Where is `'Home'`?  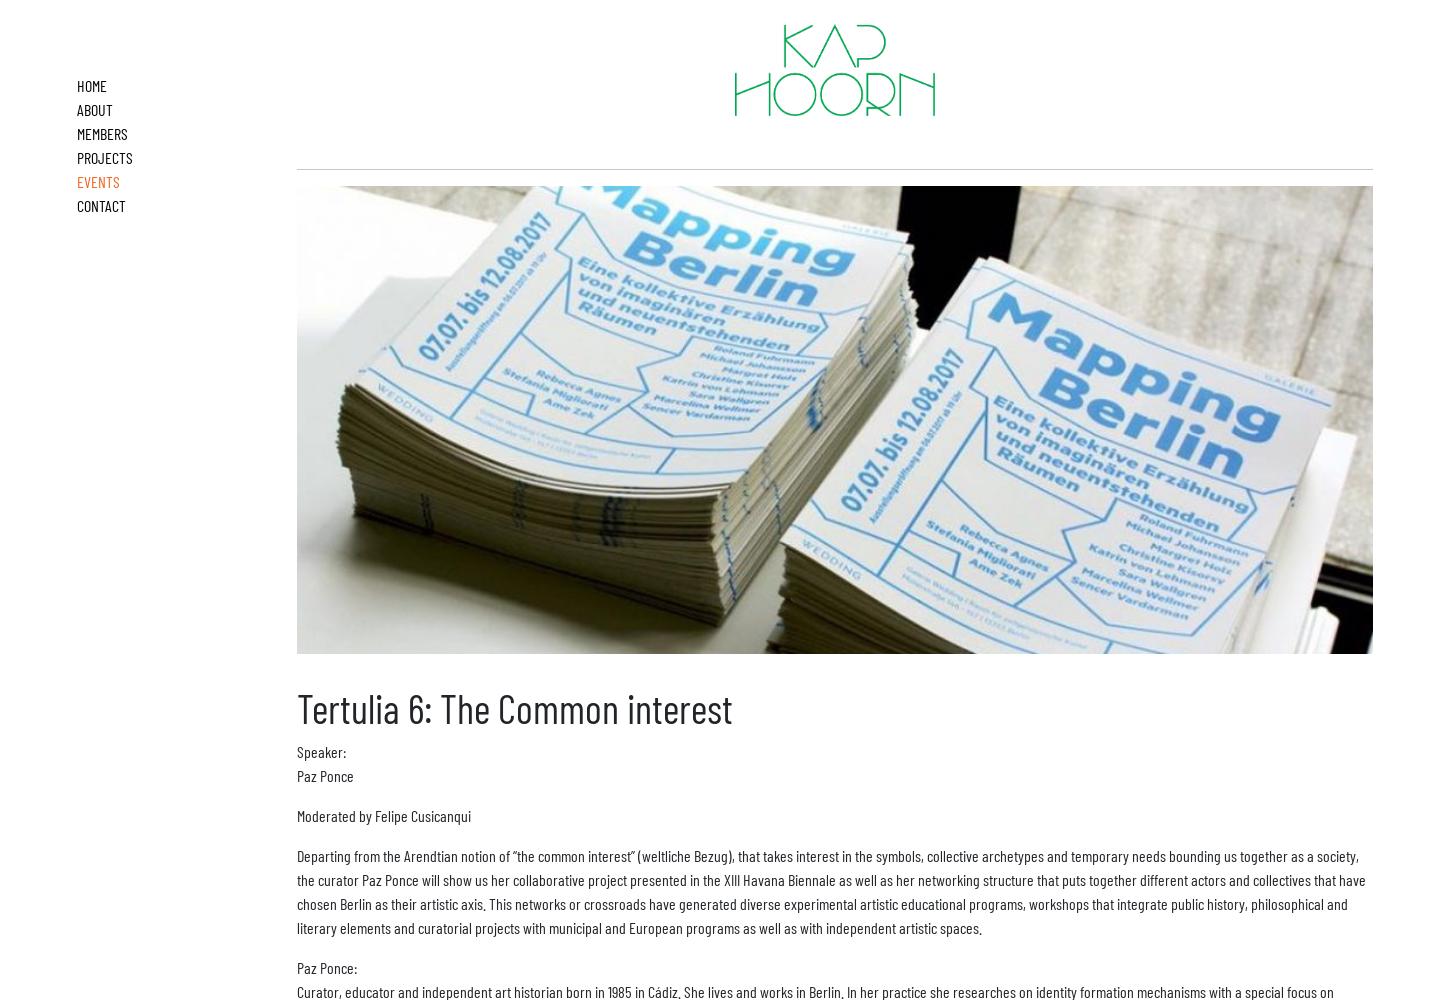 'Home' is located at coordinates (76, 84).